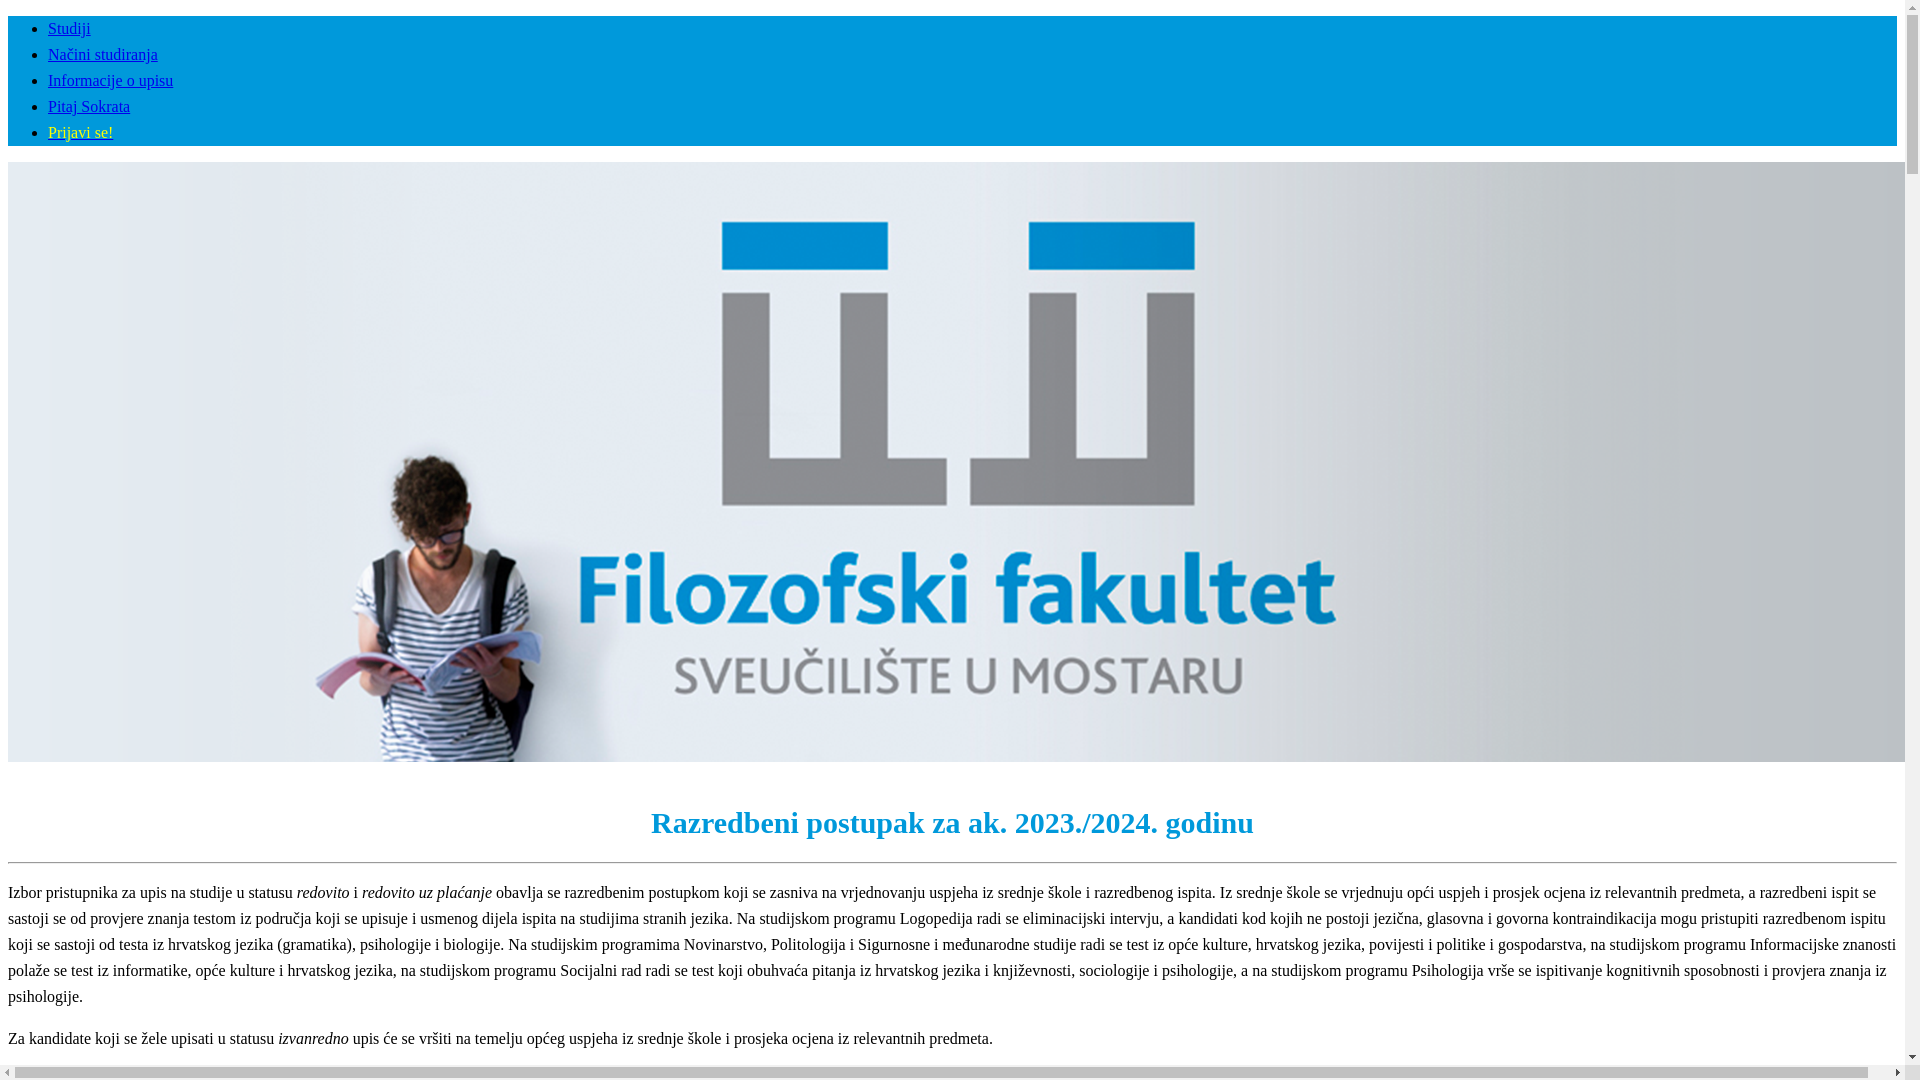  What do you see at coordinates (88, 106) in the screenshot?
I see `'Pitaj Sokrata'` at bounding box center [88, 106].